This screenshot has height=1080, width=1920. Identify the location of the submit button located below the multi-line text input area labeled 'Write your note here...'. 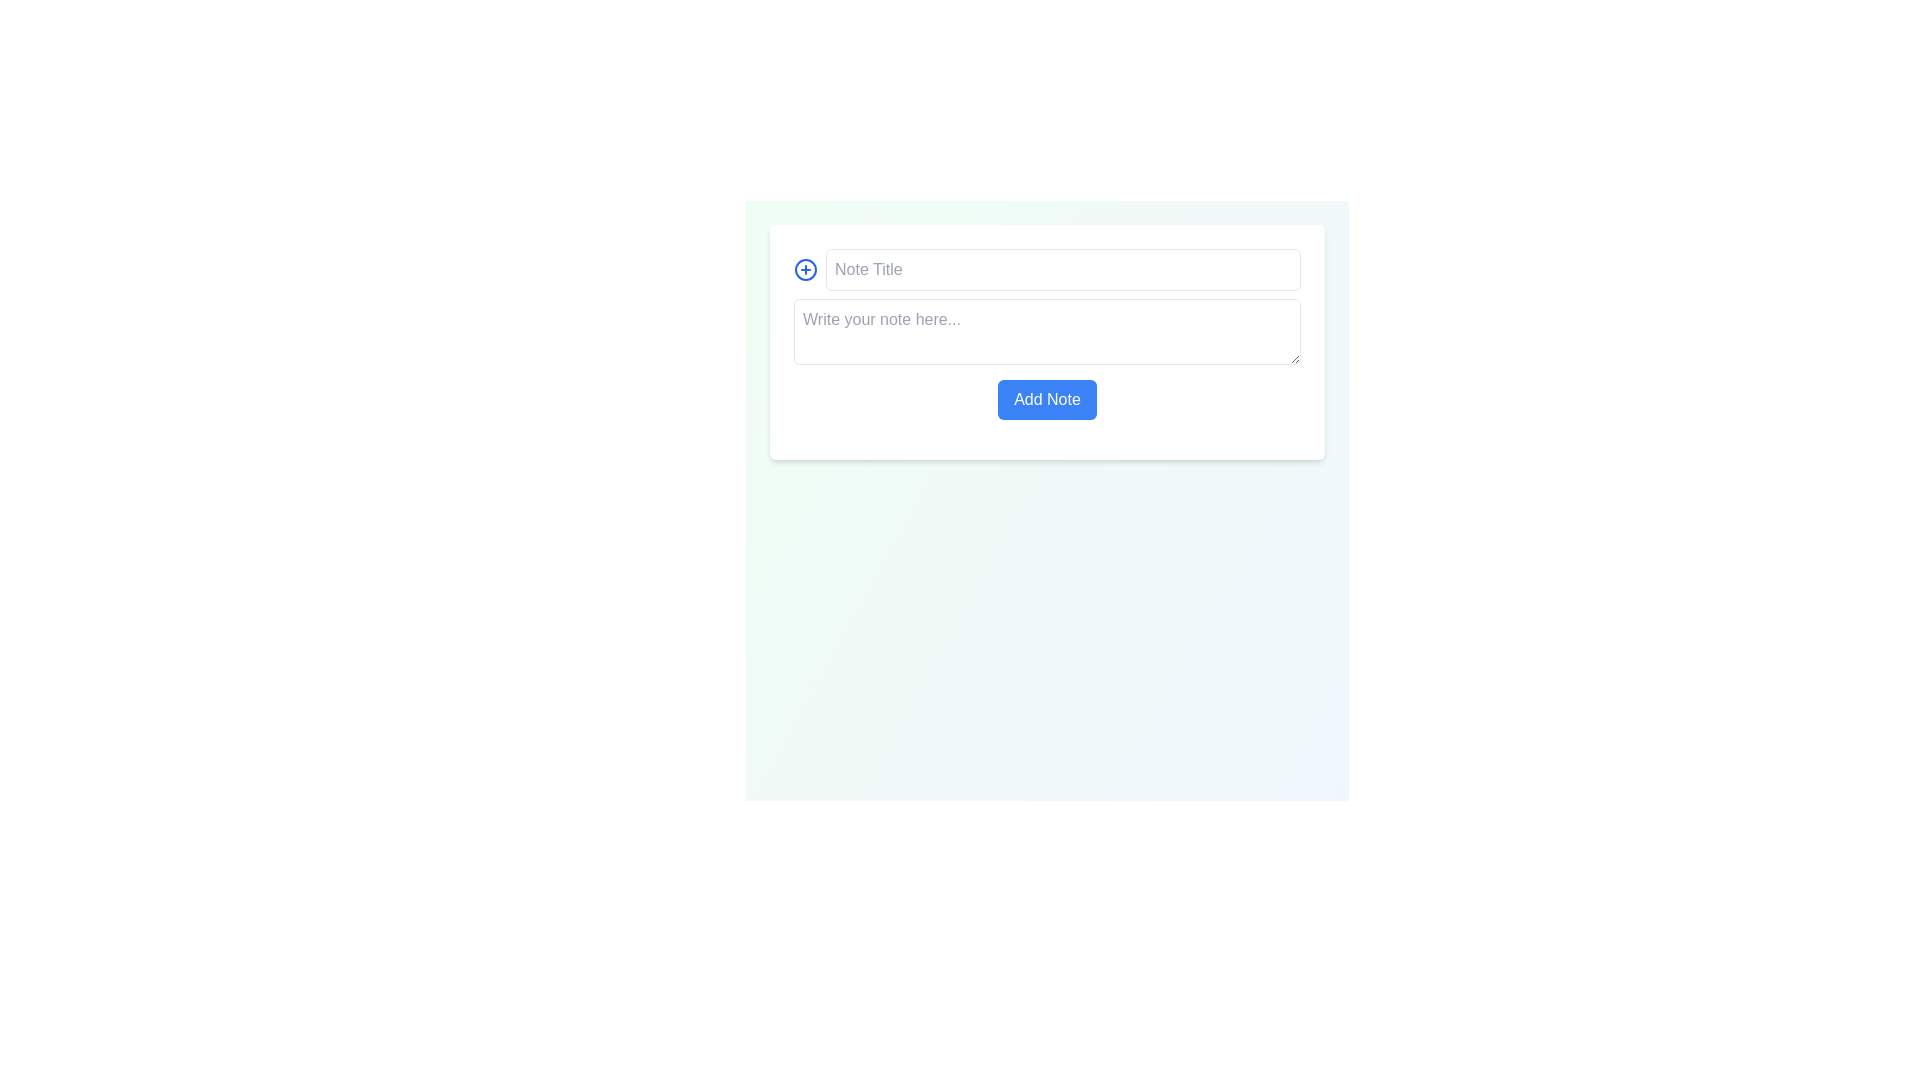
(1046, 400).